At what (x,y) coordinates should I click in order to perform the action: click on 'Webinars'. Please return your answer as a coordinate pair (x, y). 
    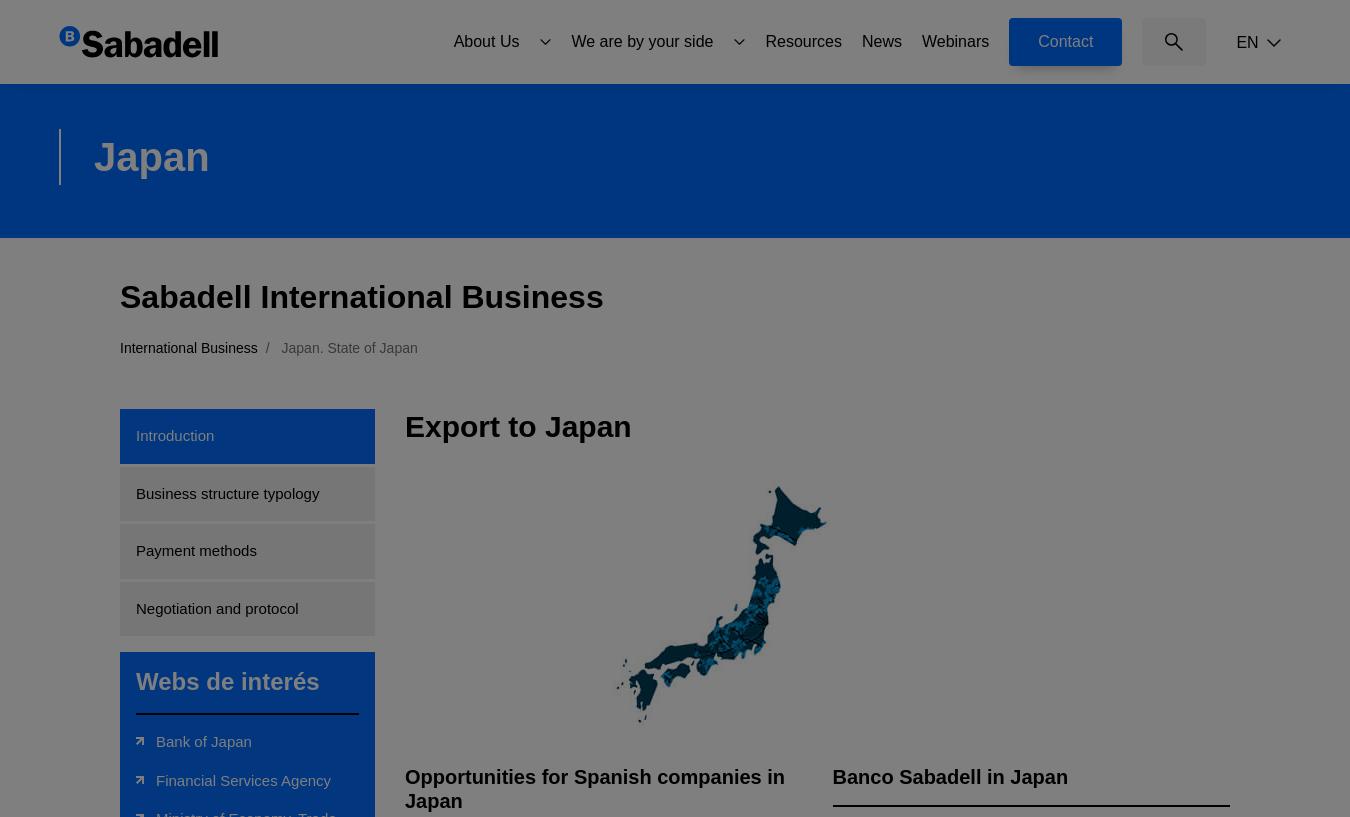
    Looking at the image, I should click on (953, 39).